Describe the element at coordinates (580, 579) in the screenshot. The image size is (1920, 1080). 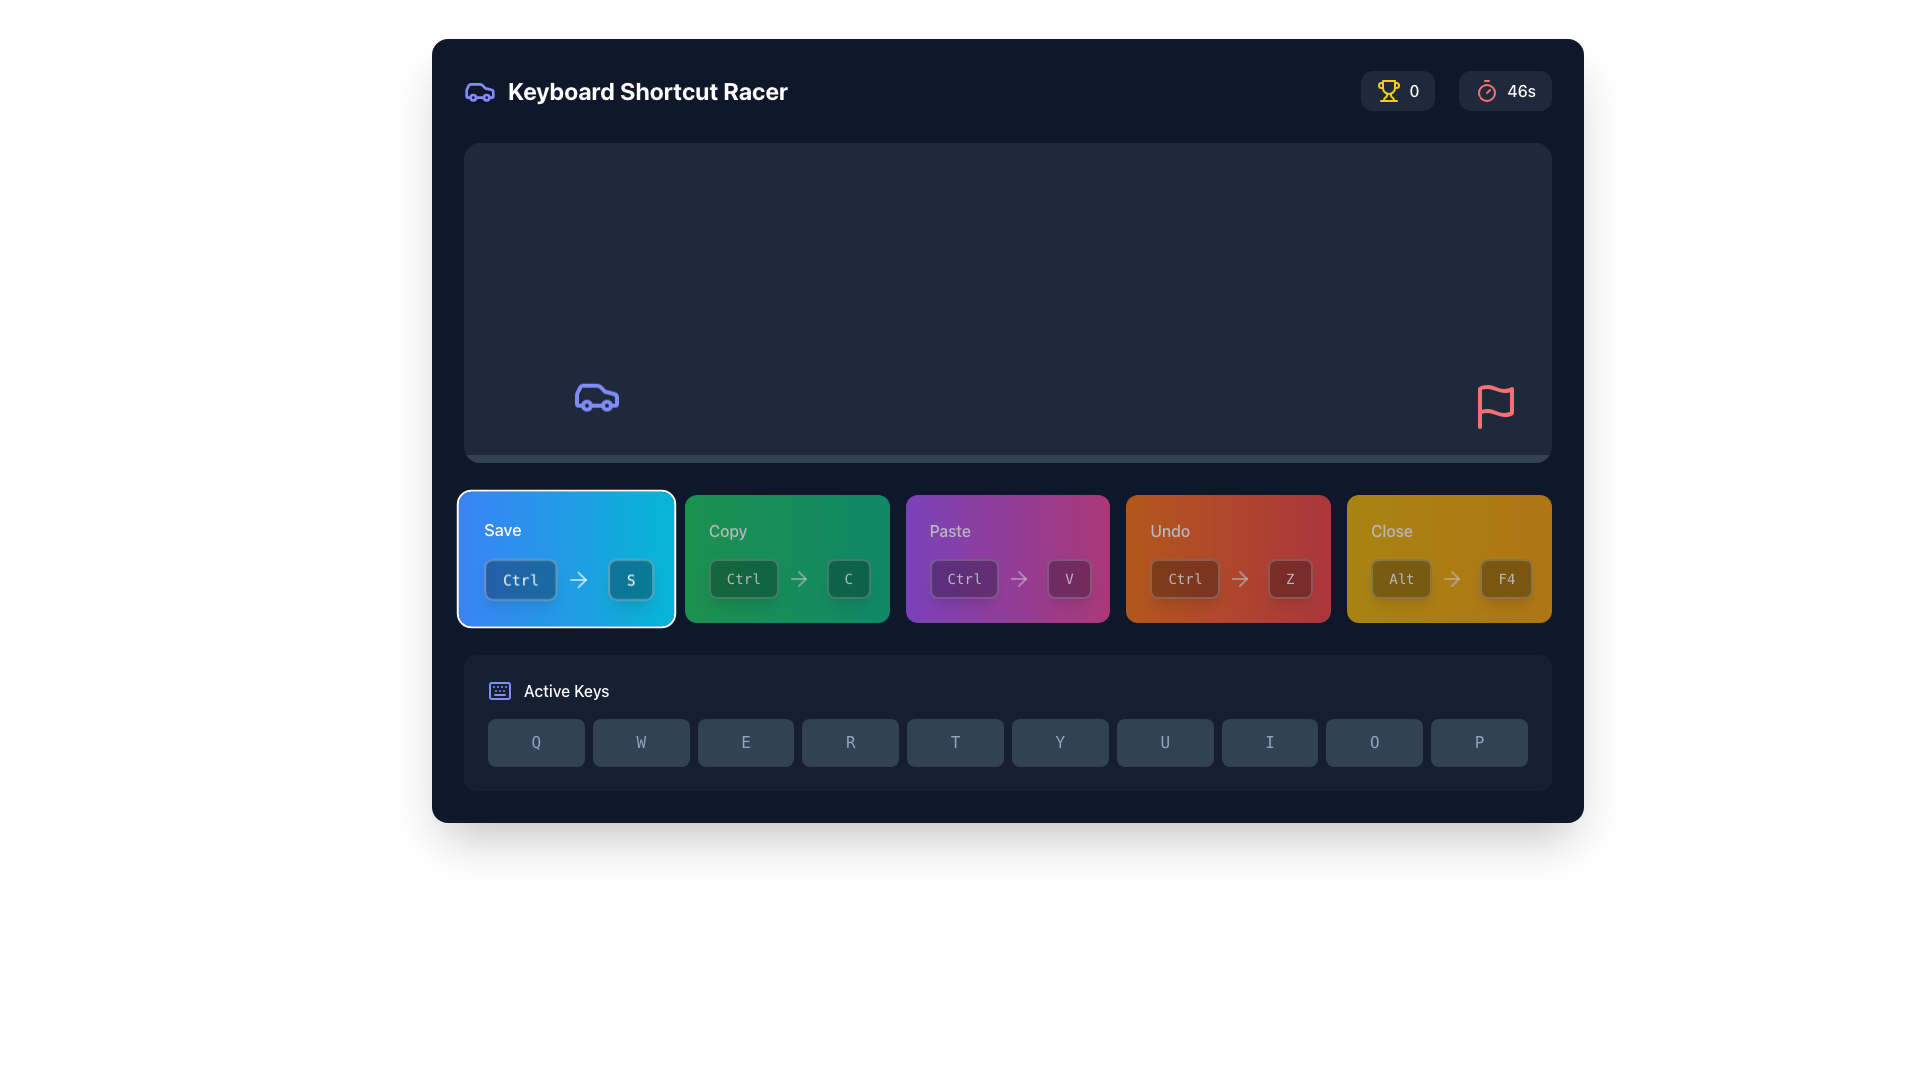
I see `the directional icon located within the blue rectangle labeled 'Save', positioned to the right of the 'Ctrl' key and before the 'S' key symbol` at that location.